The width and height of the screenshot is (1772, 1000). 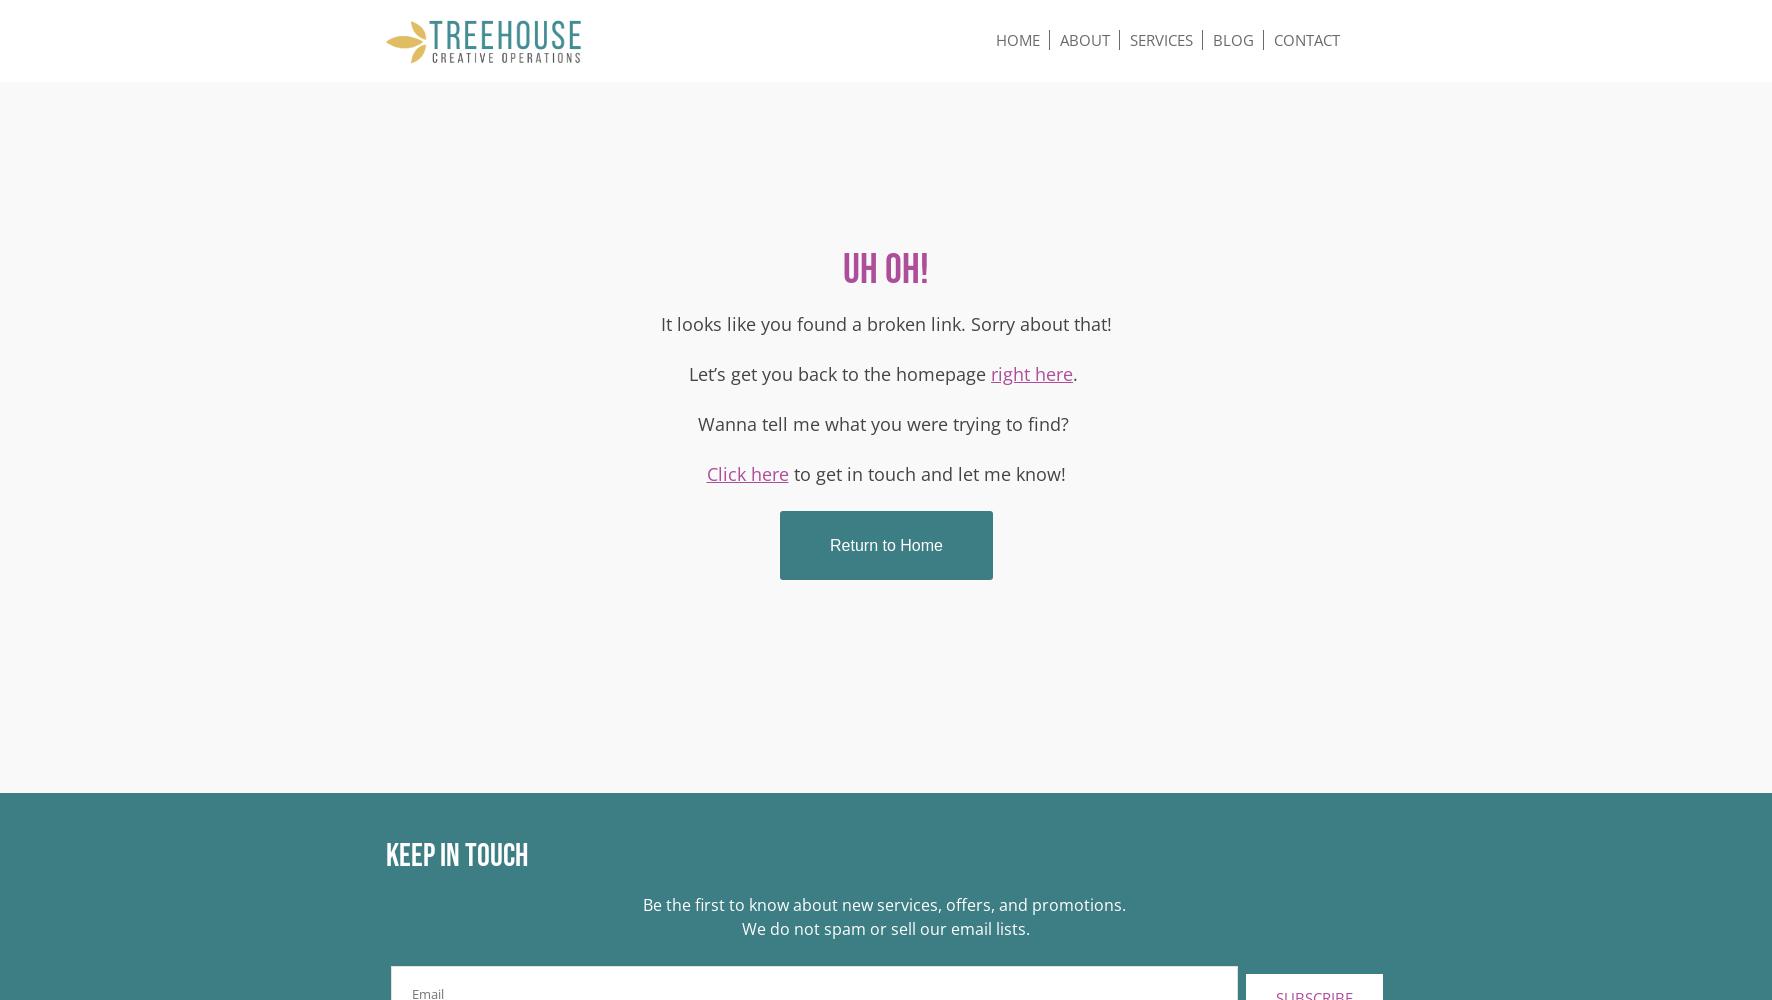 What do you see at coordinates (885, 905) in the screenshot?
I see `'Be the first to know about new services, offers, and promotions.'` at bounding box center [885, 905].